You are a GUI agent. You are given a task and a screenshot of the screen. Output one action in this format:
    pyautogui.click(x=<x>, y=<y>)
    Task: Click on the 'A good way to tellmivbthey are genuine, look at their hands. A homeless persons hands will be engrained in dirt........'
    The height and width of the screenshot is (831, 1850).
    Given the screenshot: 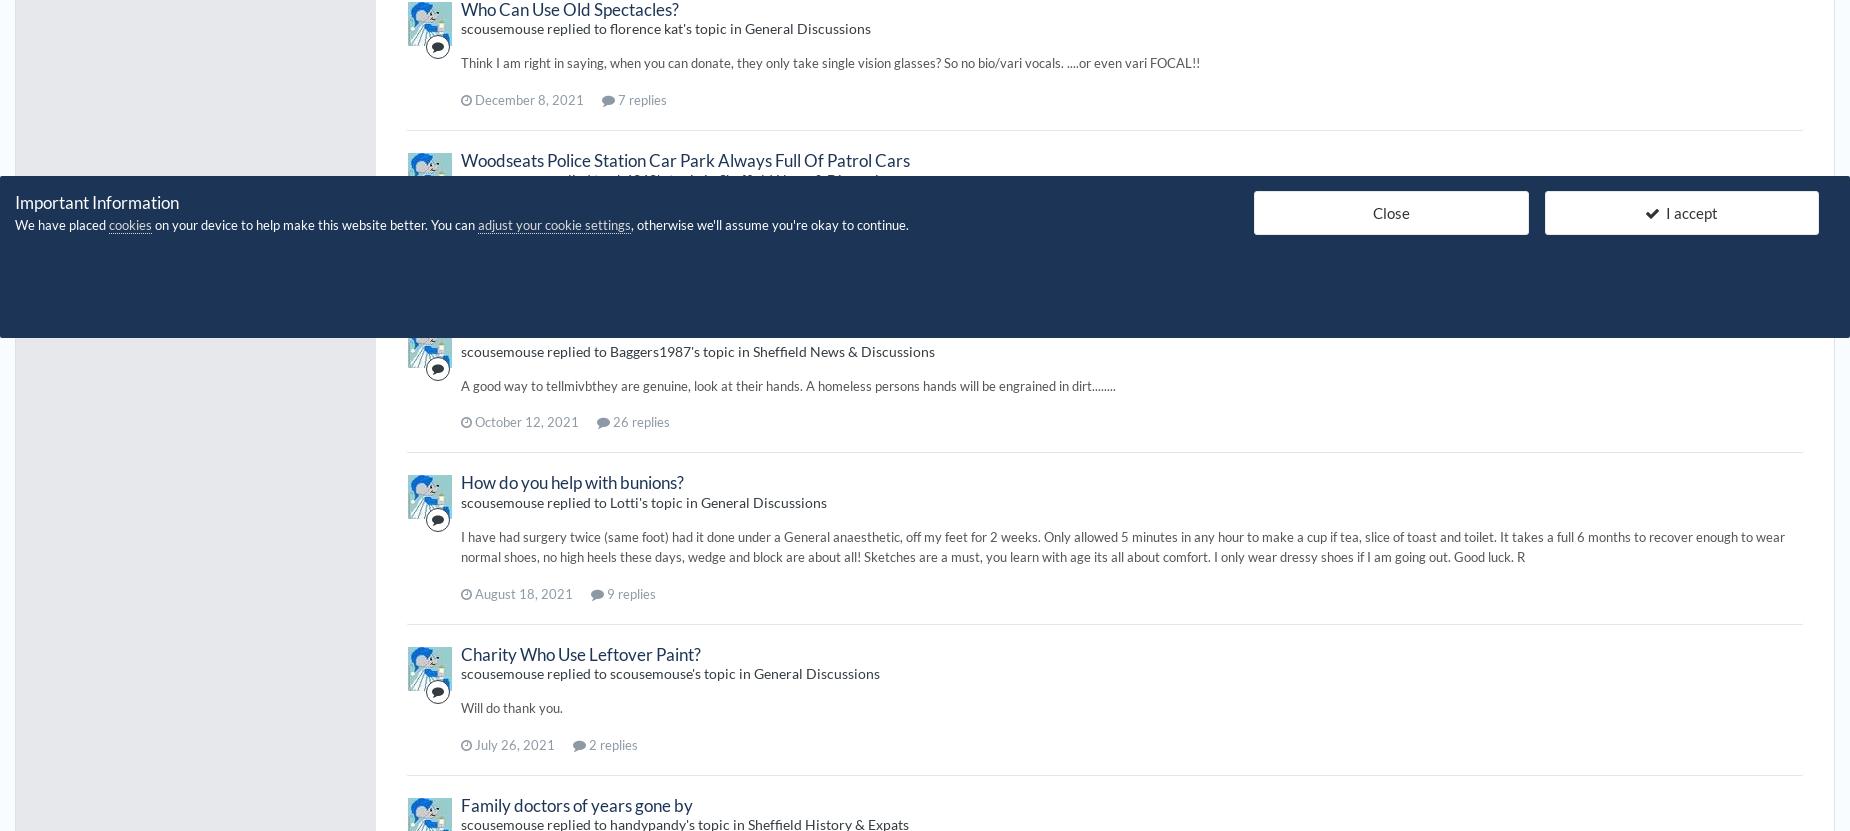 What is the action you would take?
    pyautogui.click(x=460, y=385)
    